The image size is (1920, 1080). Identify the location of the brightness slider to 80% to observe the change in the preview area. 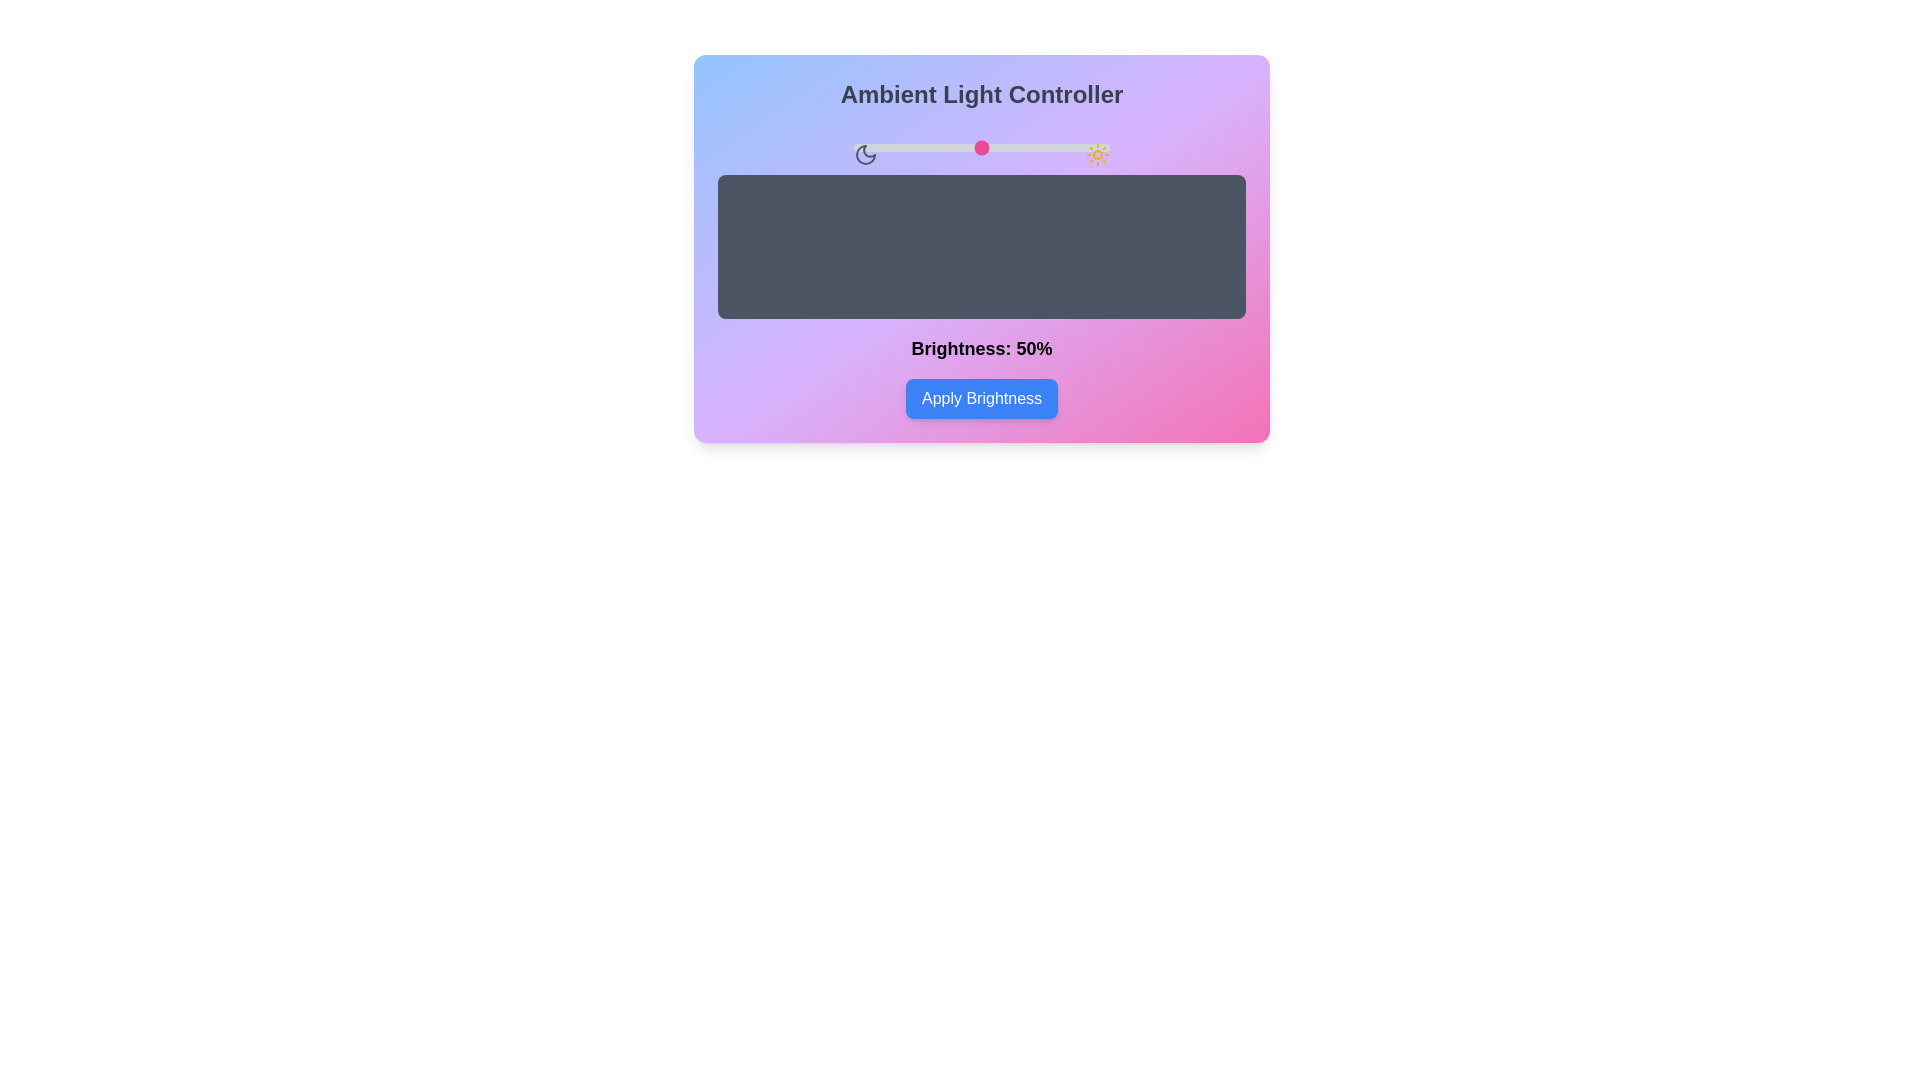
(1057, 146).